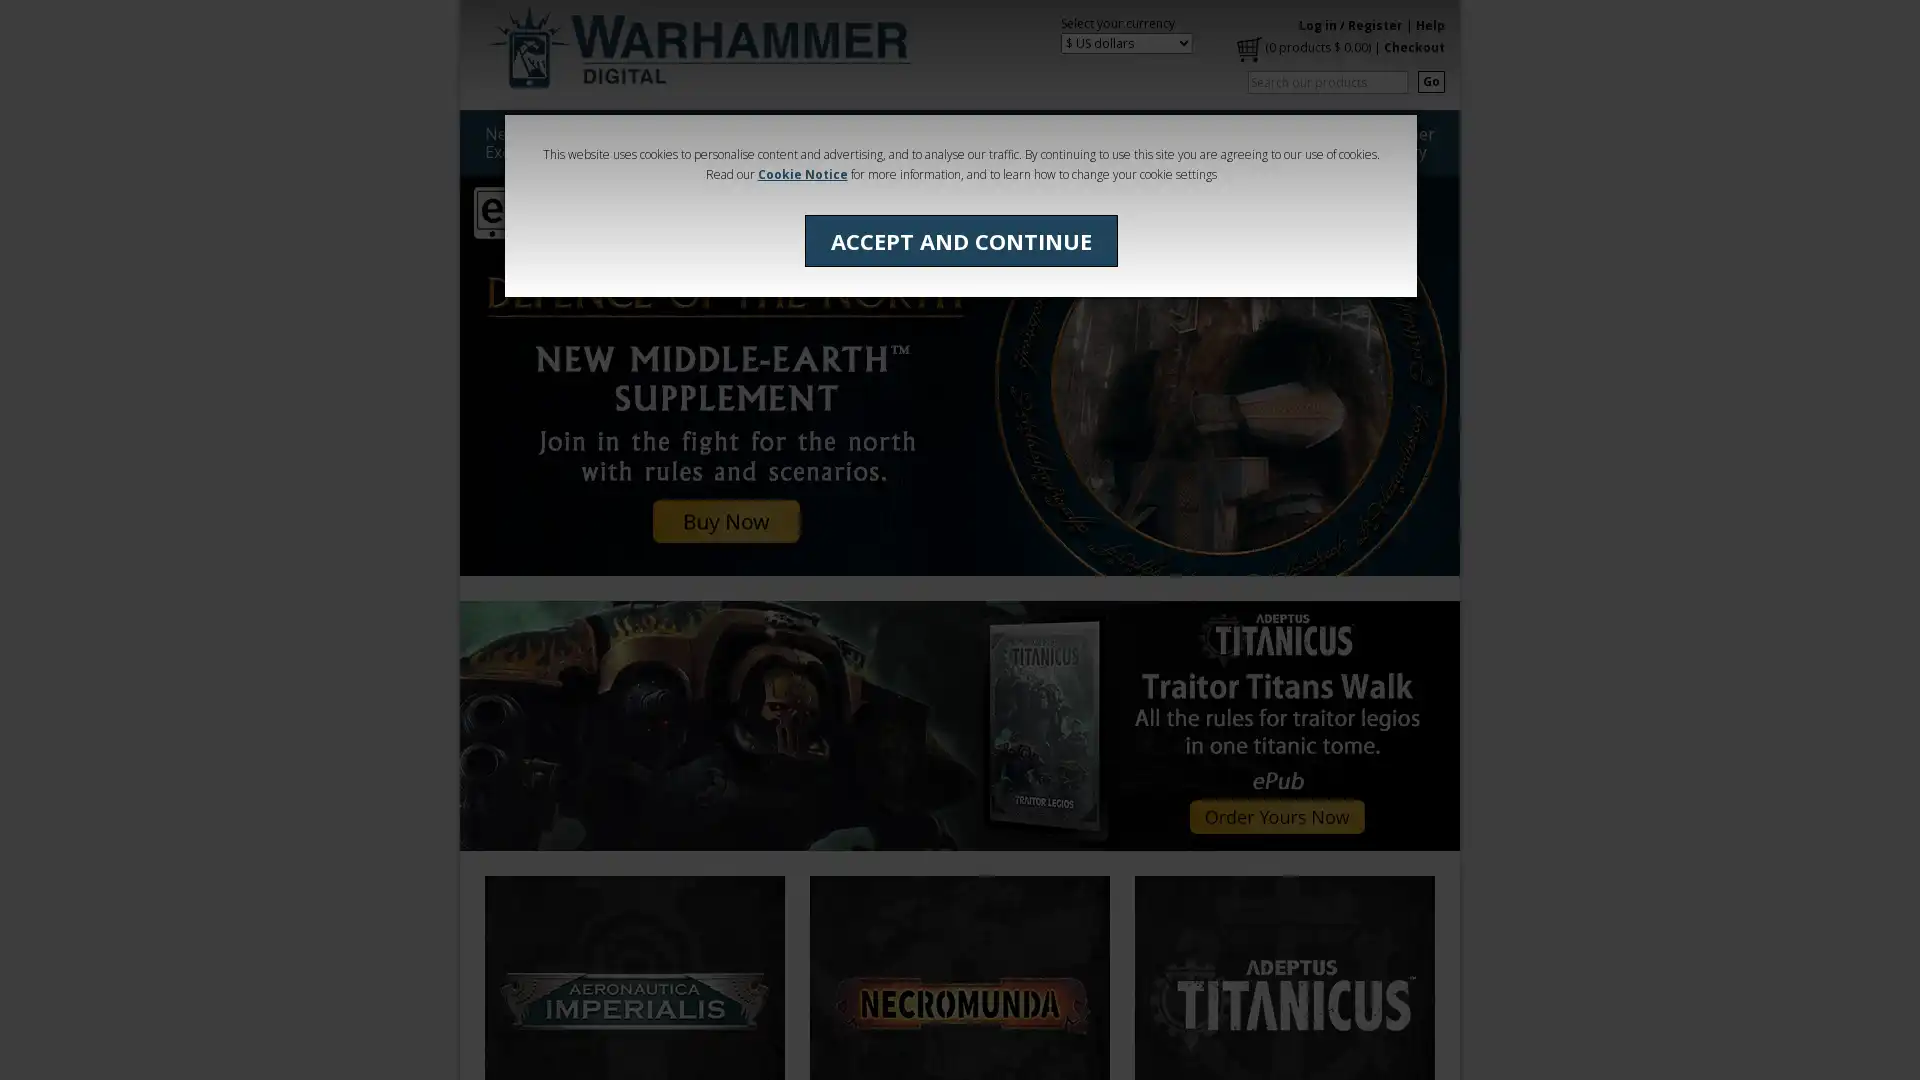 The image size is (1920, 1080). I want to click on Go, so click(1430, 80).